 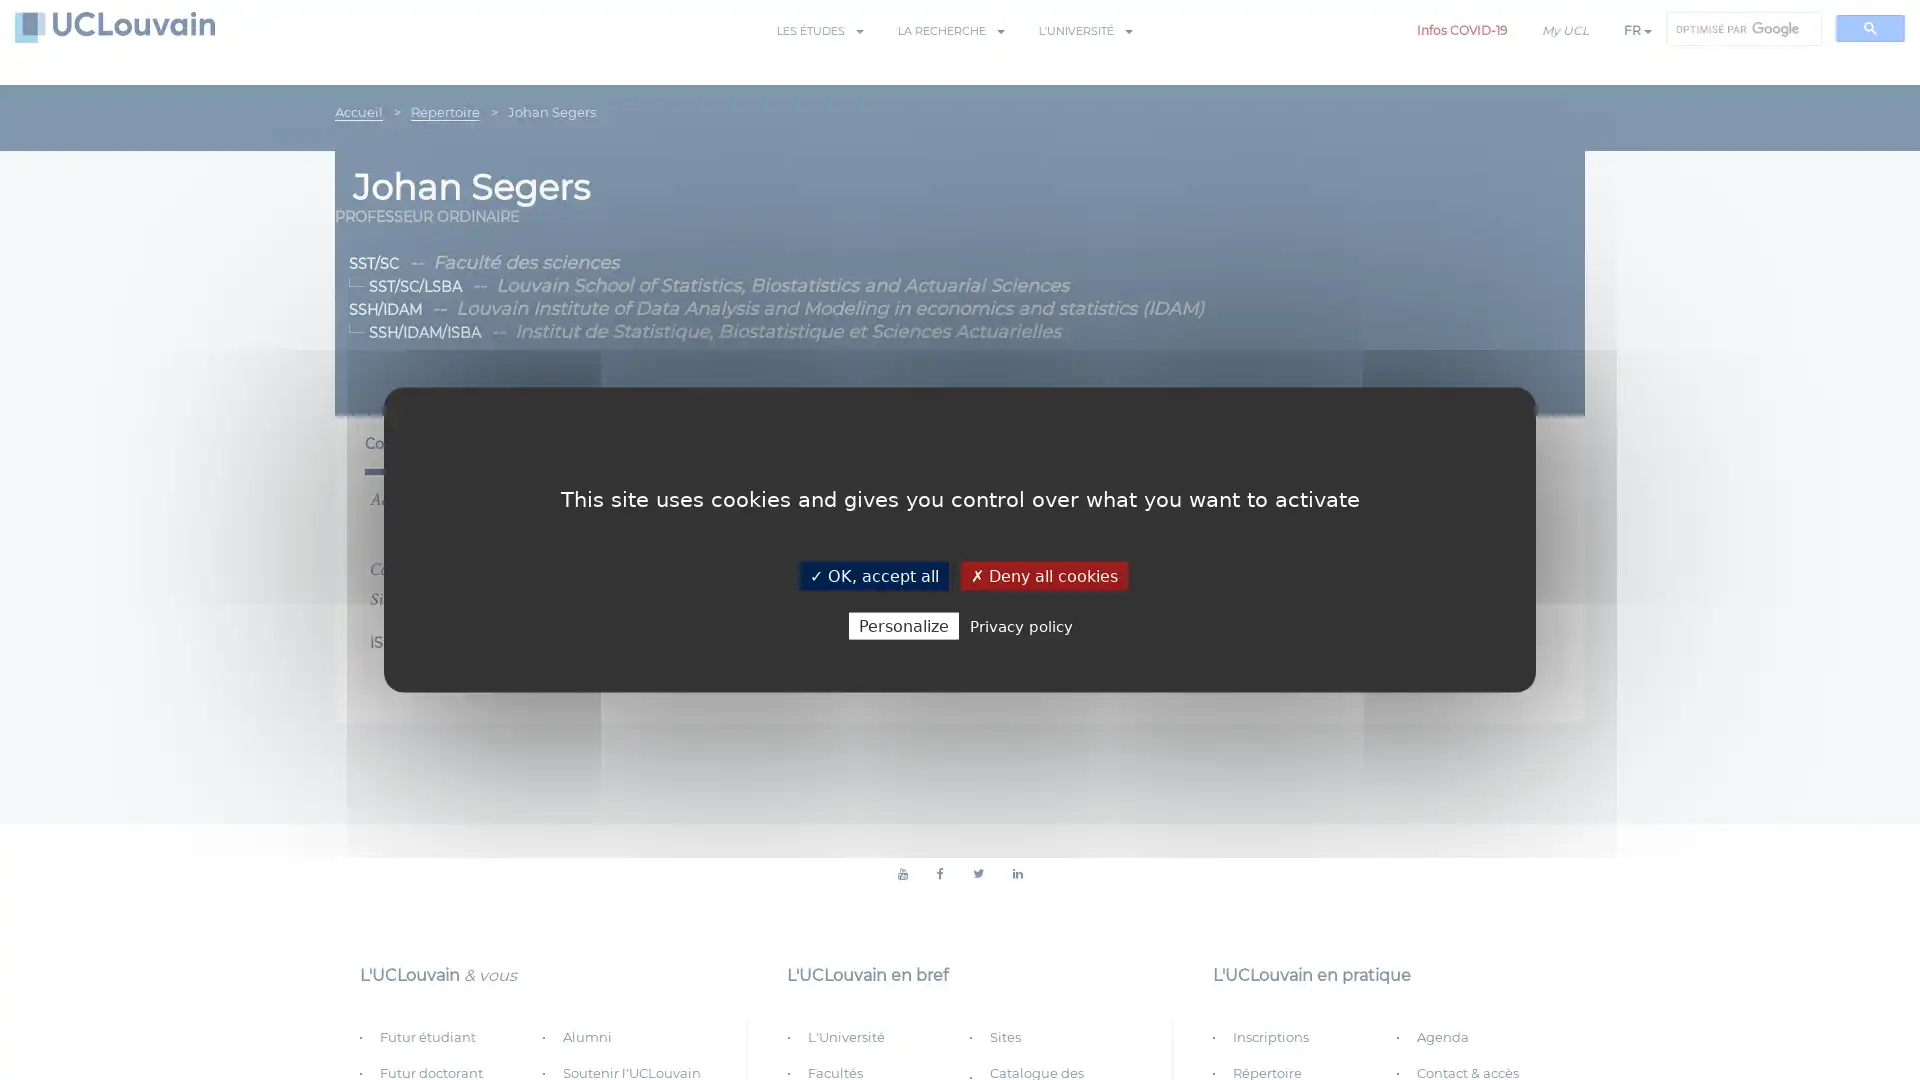 I want to click on Deny all cookies, so click(x=1042, y=575).